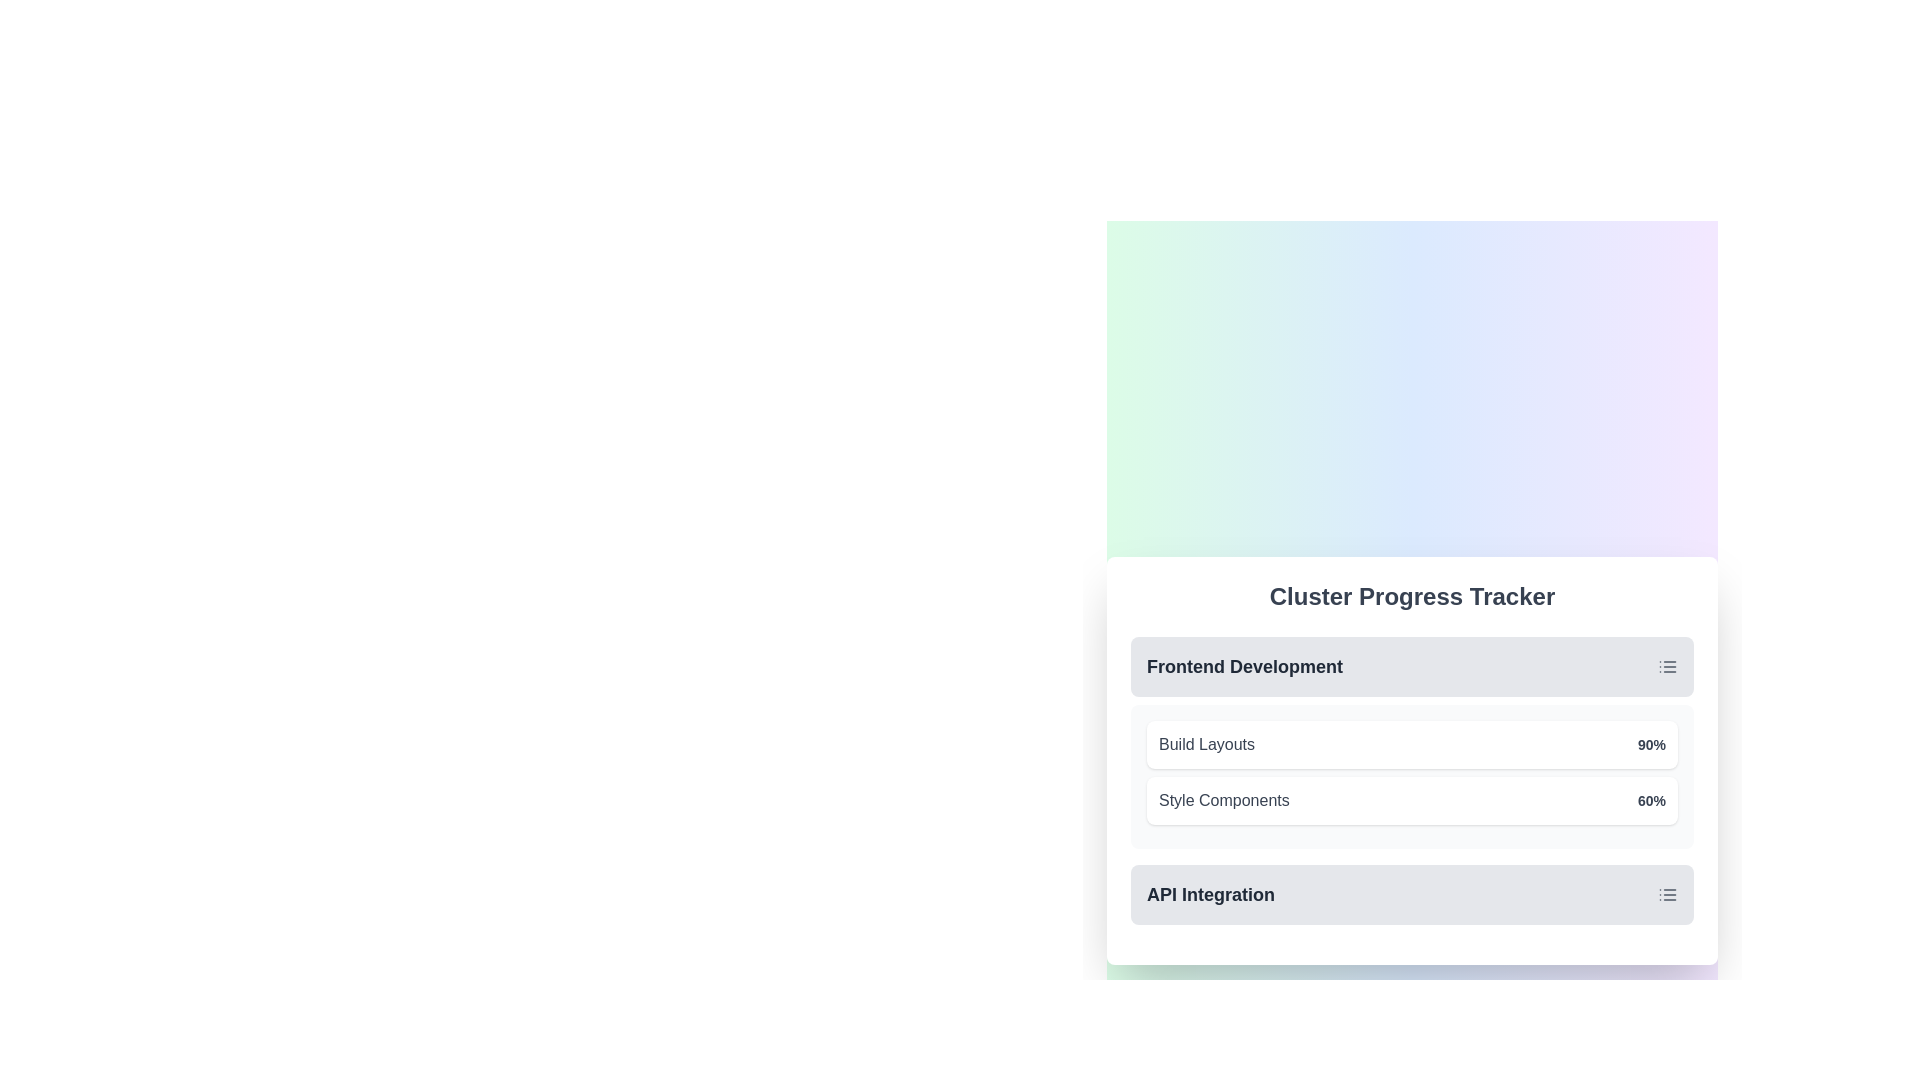 This screenshot has width=1920, height=1080. What do you see at coordinates (1206, 744) in the screenshot?
I see `the label displaying the text 'Build Layouts', which is gray and located under the 'Frontend Development' section of the 'Cluster Progress Tracker'` at bounding box center [1206, 744].